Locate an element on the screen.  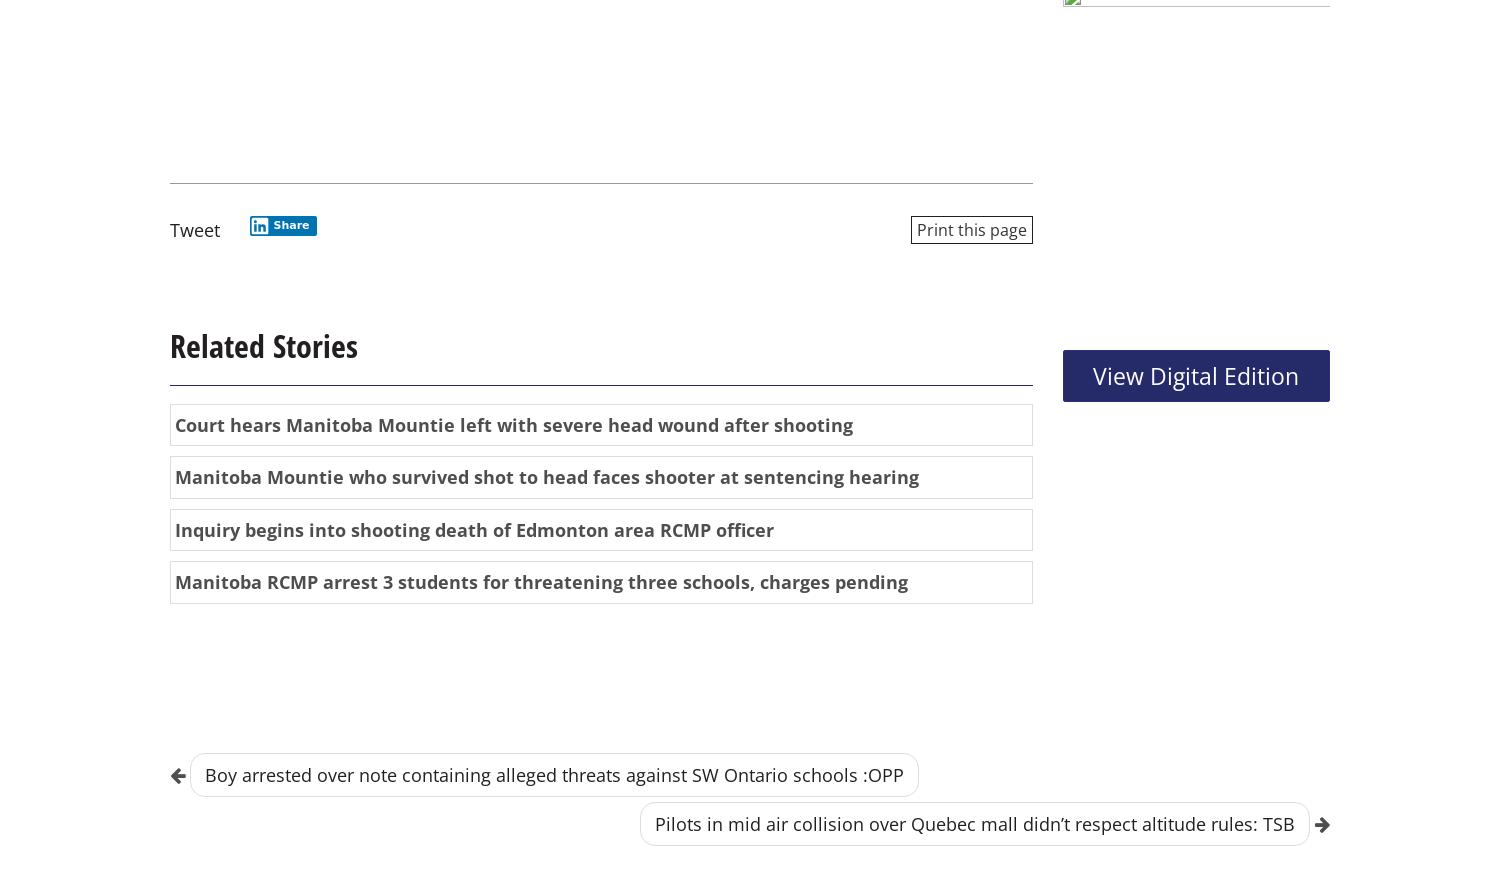
'Boy arrested over note containing alleged threats against SW Ontario schools :OPP' is located at coordinates (554, 773).